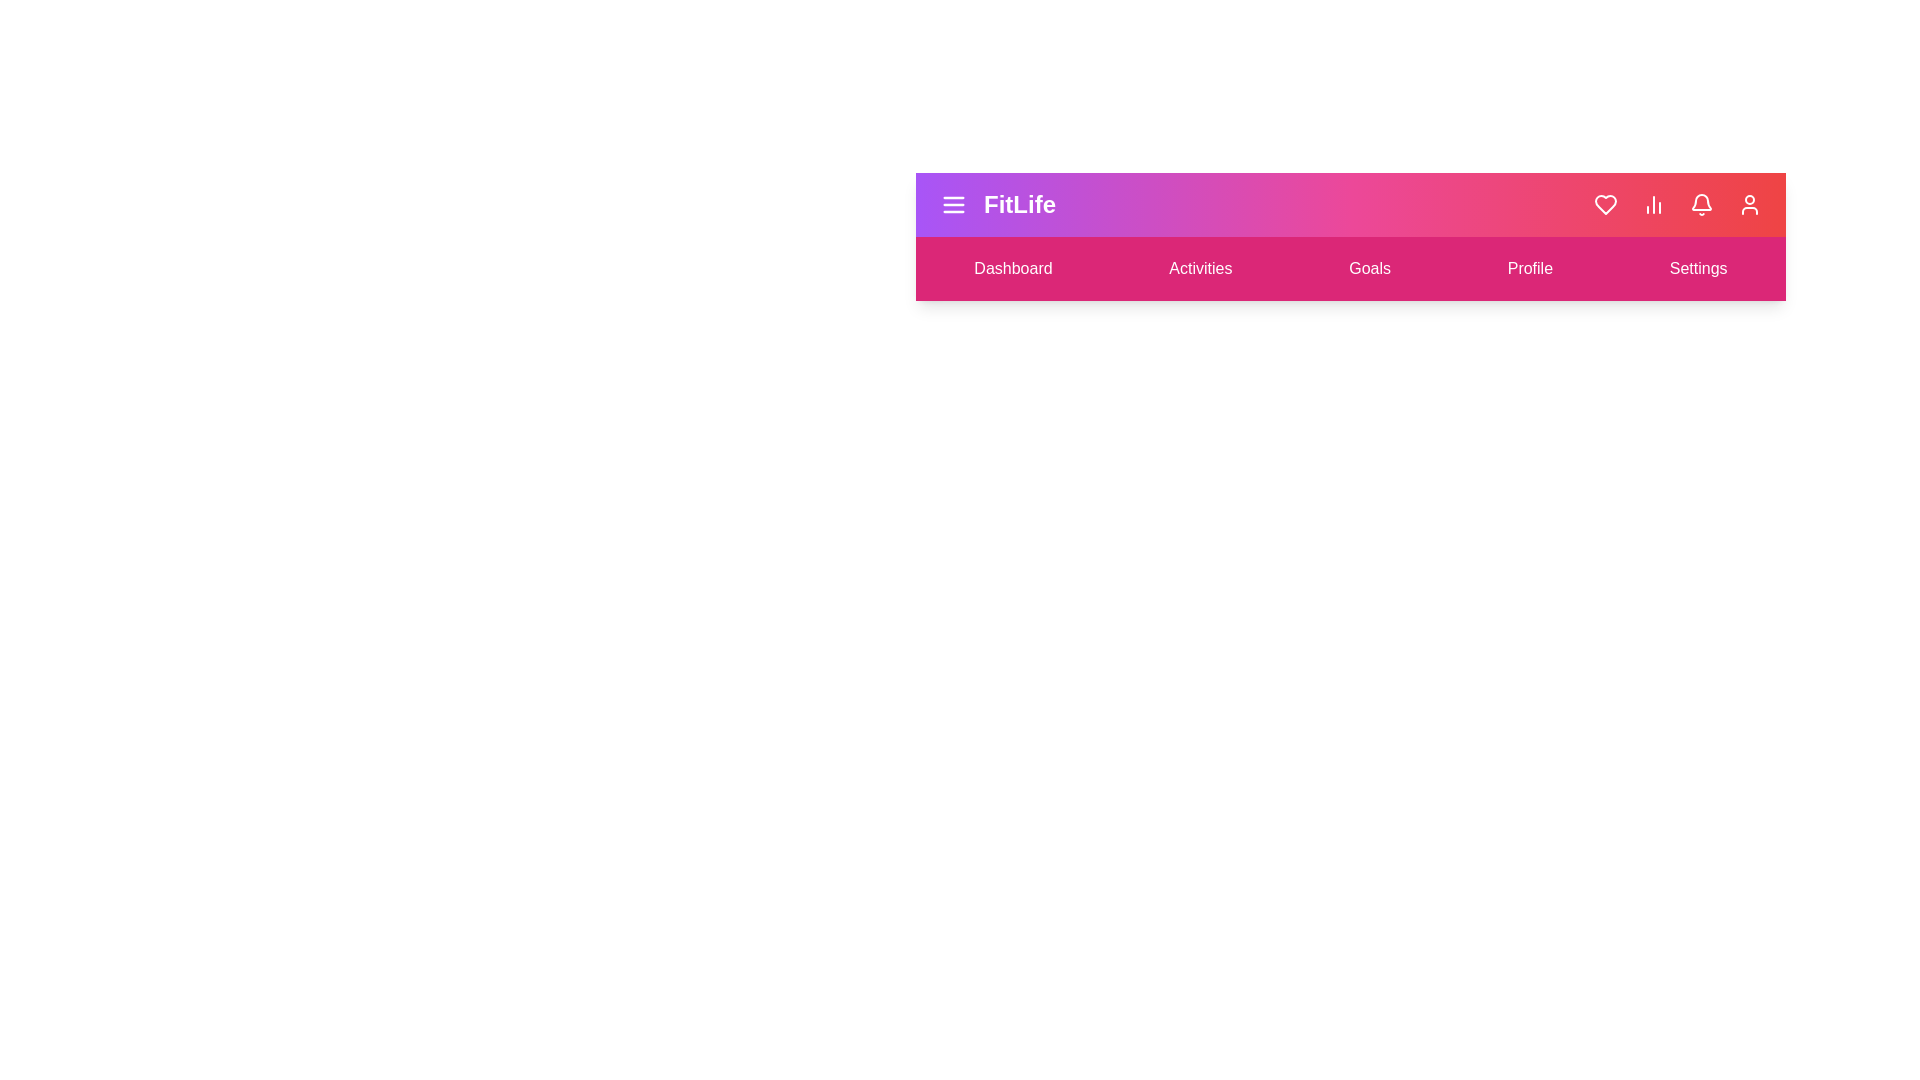 This screenshot has width=1920, height=1080. Describe the element at coordinates (1013, 268) in the screenshot. I see `the menu item corresponding to Dashboard` at that location.